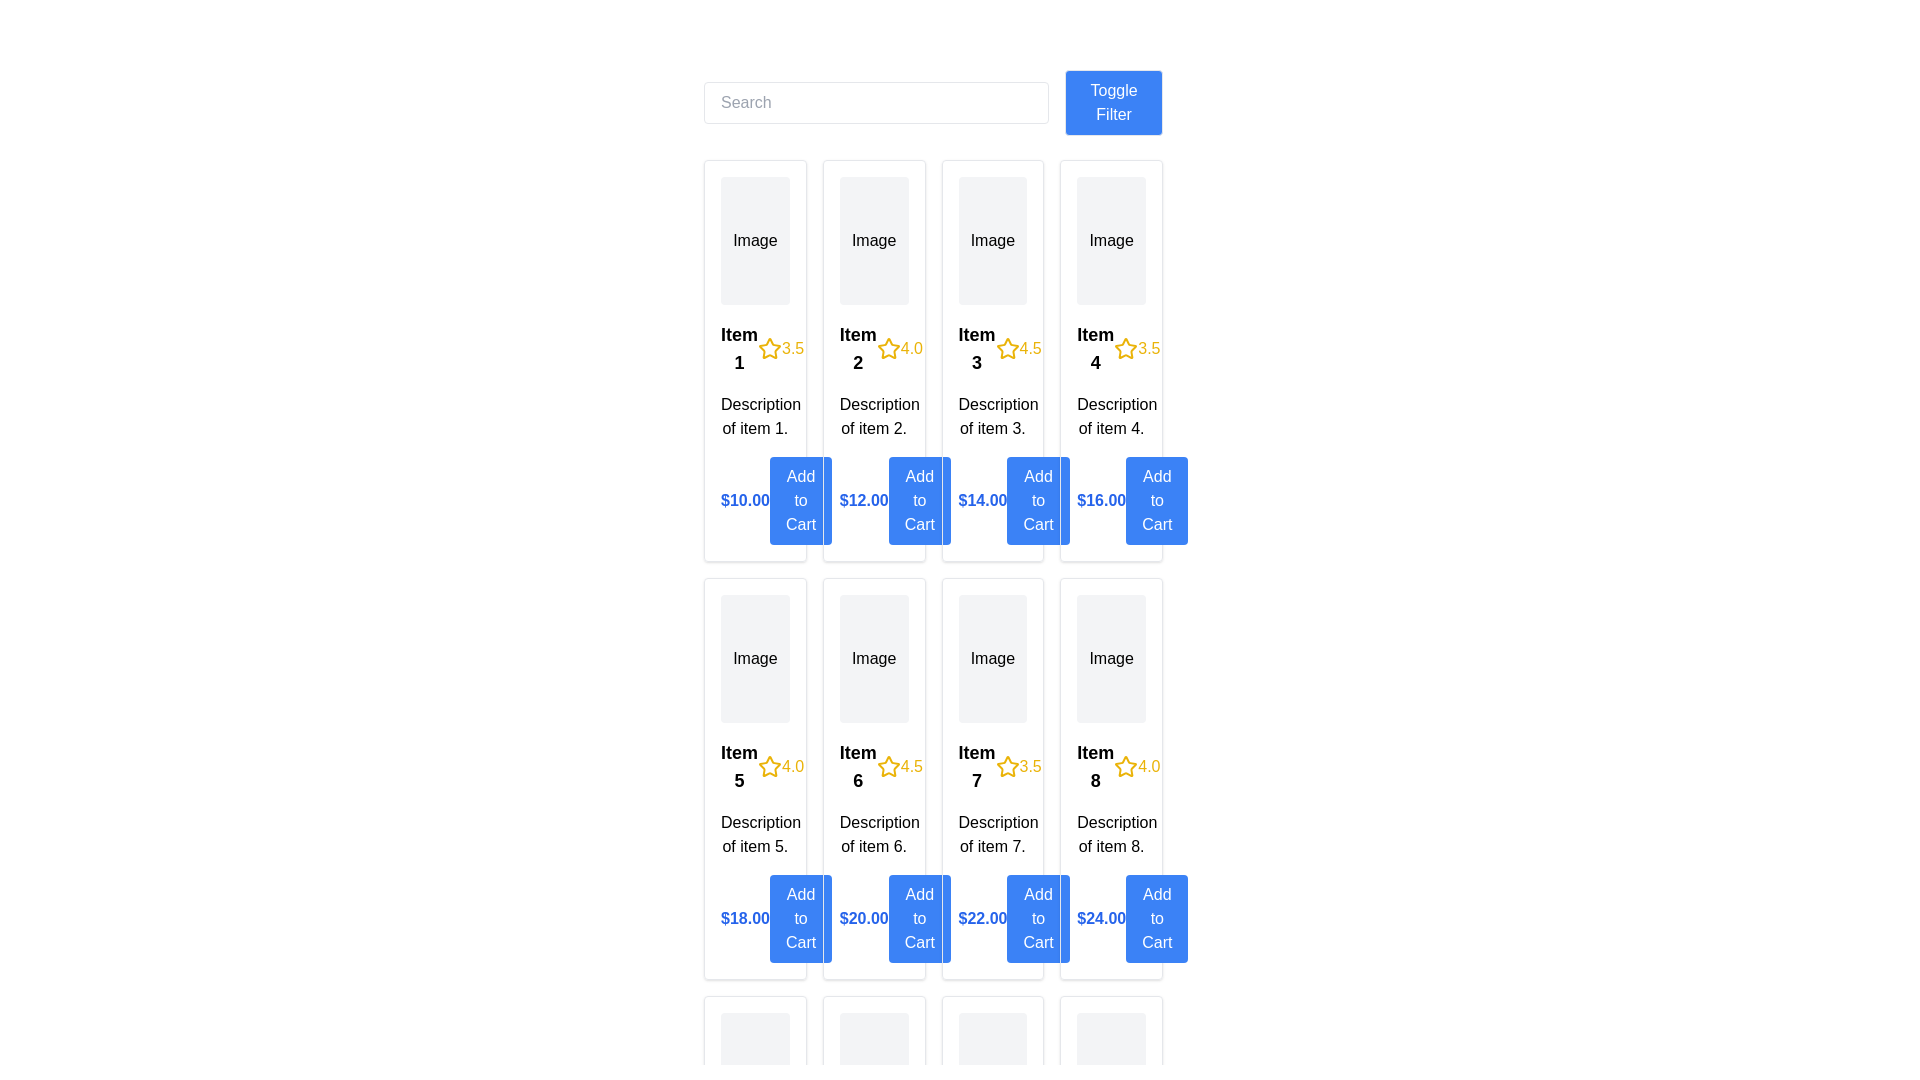  I want to click on the Rating display for 'Item 5', which shows a star icon and a rating of '4.0', to interact with it, so click(754, 766).